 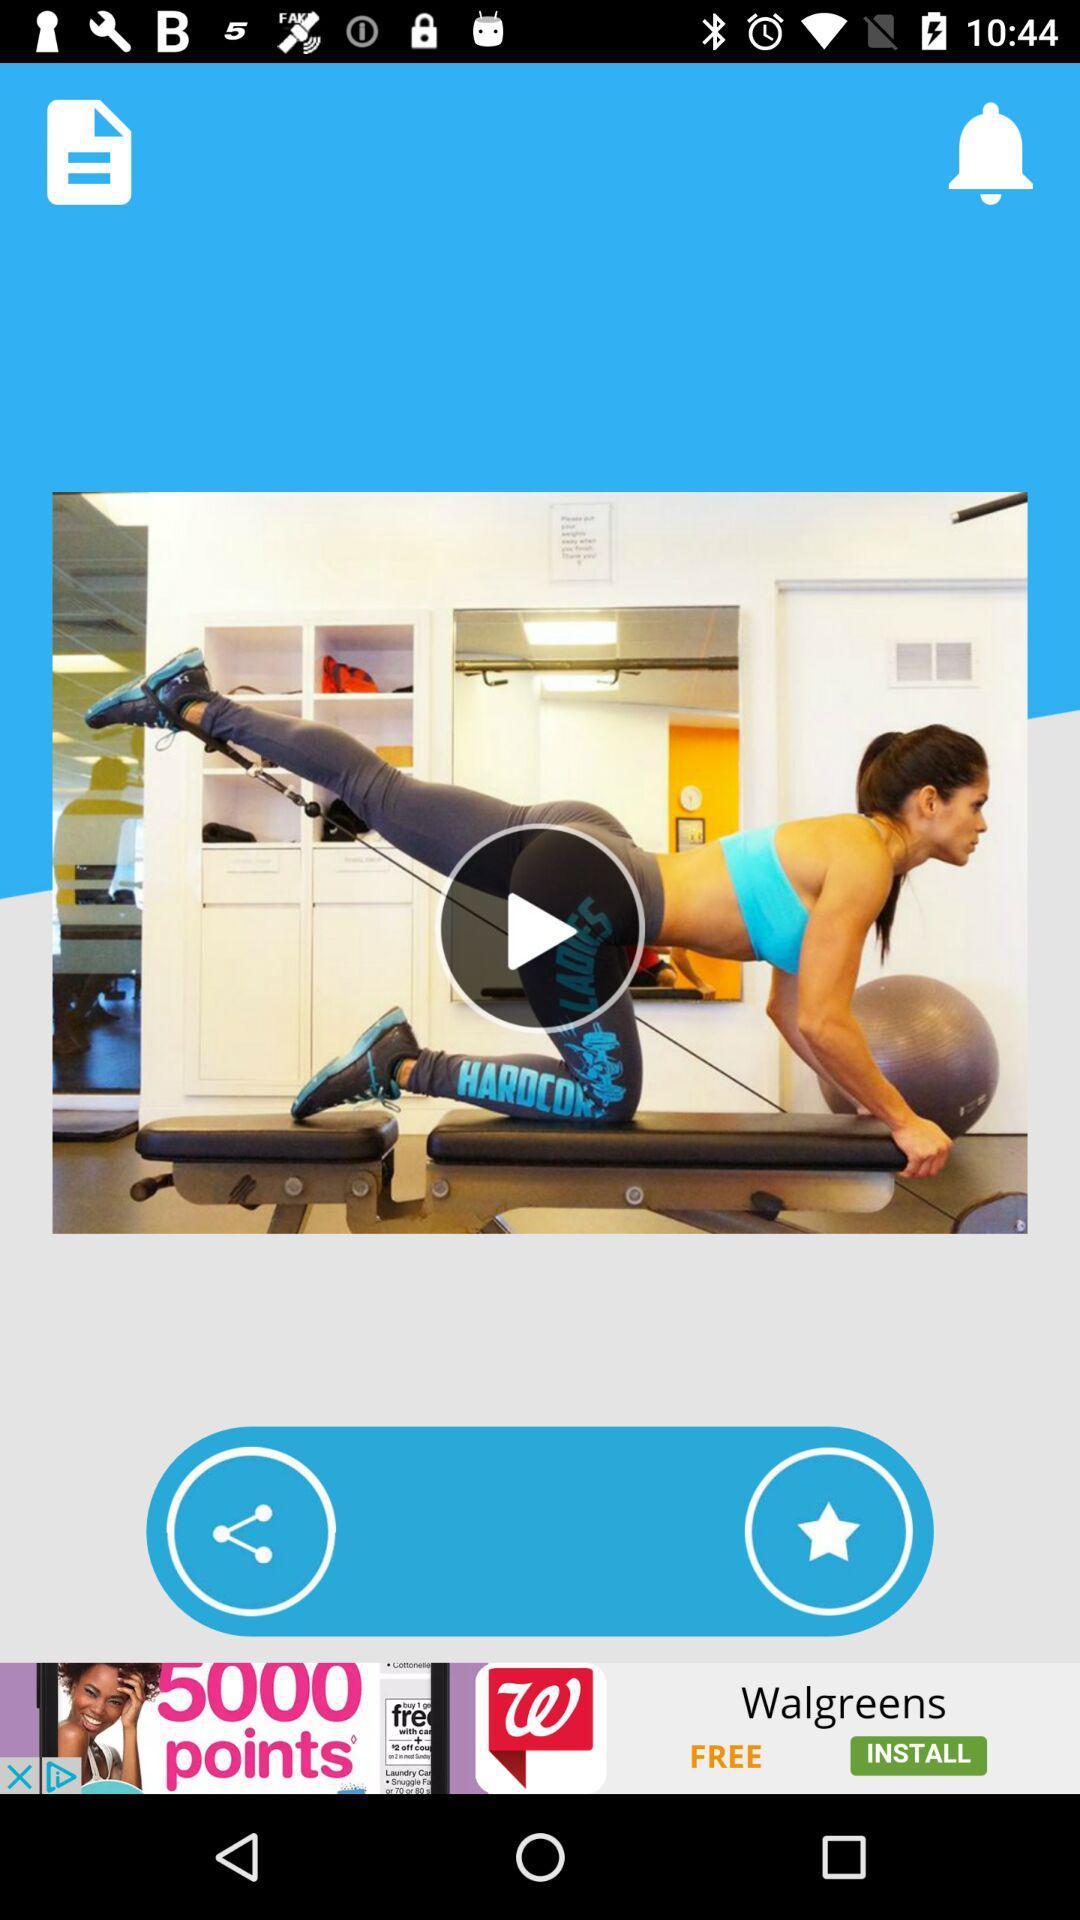 I want to click on get notifications, so click(x=990, y=151).